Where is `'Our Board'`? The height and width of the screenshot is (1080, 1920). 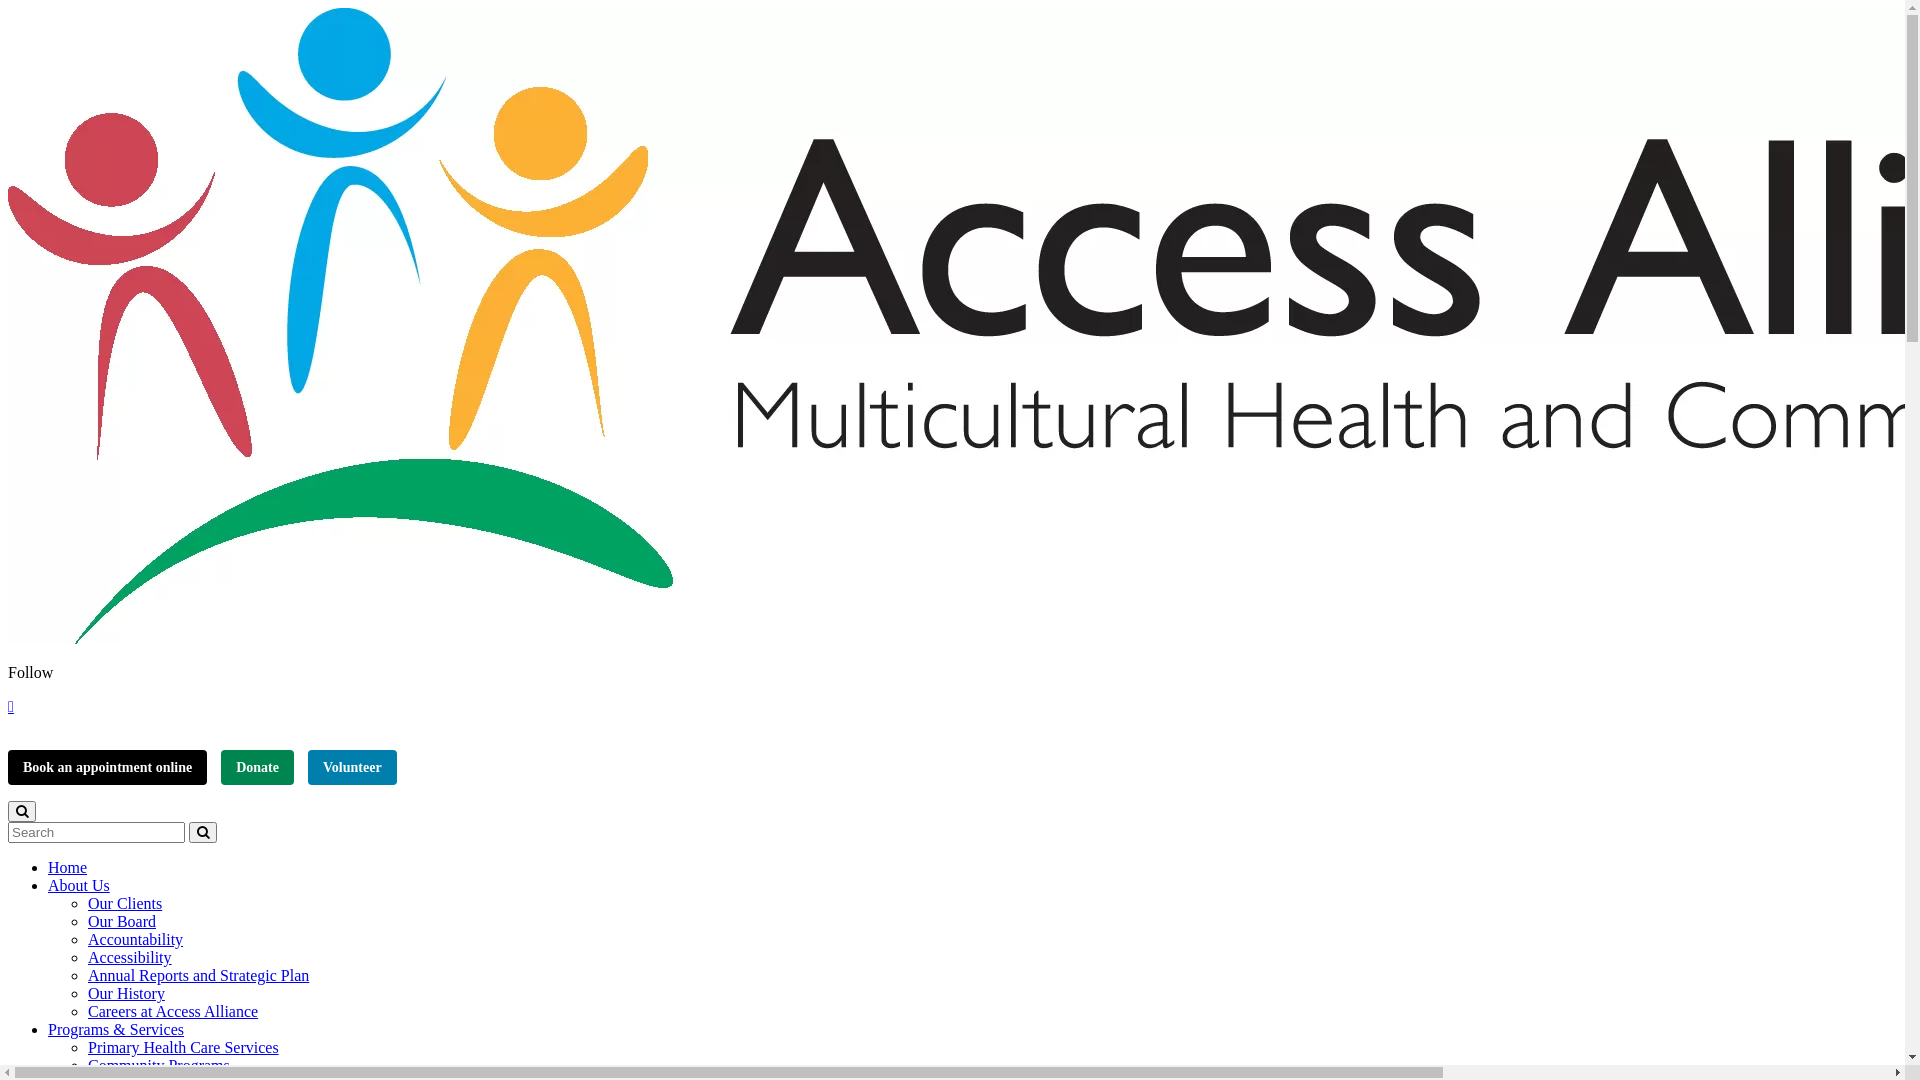 'Our Board' is located at coordinates (120, 921).